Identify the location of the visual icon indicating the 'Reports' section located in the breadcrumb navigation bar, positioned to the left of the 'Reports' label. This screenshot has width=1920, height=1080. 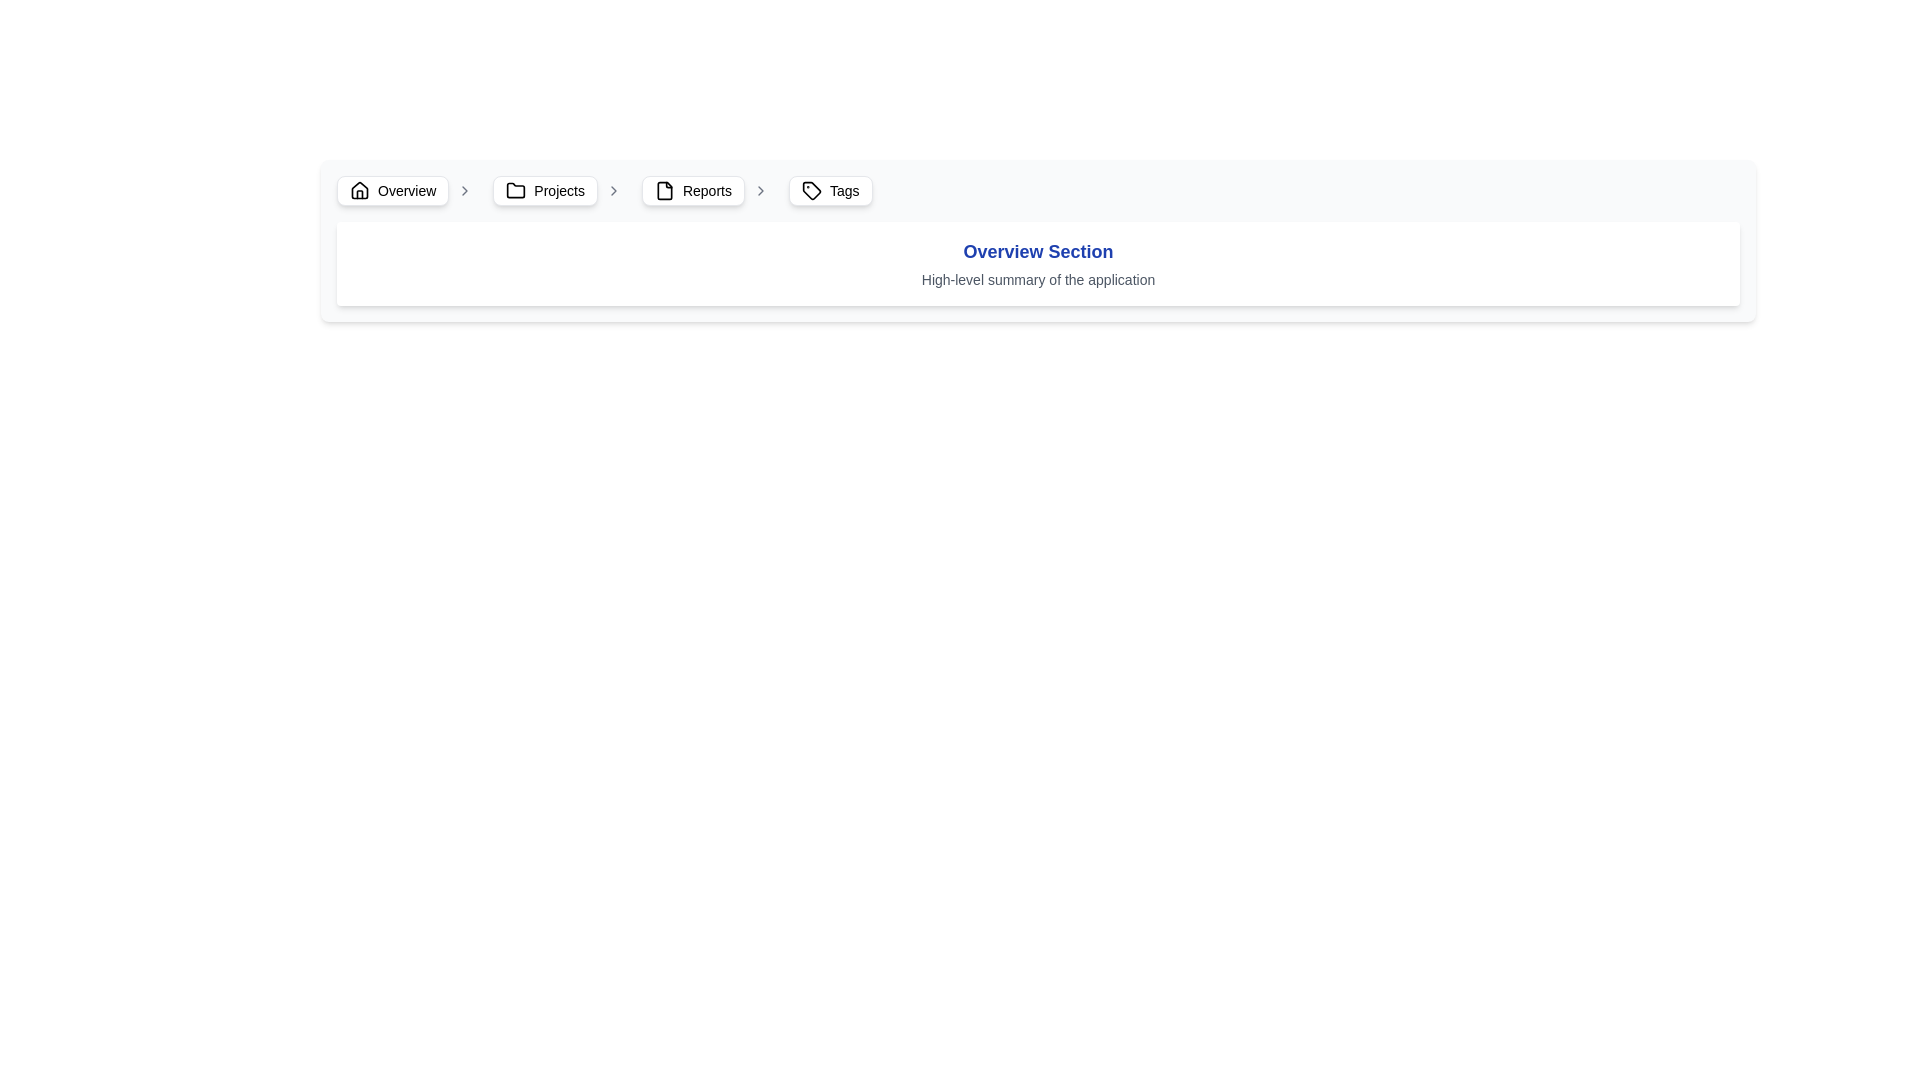
(664, 191).